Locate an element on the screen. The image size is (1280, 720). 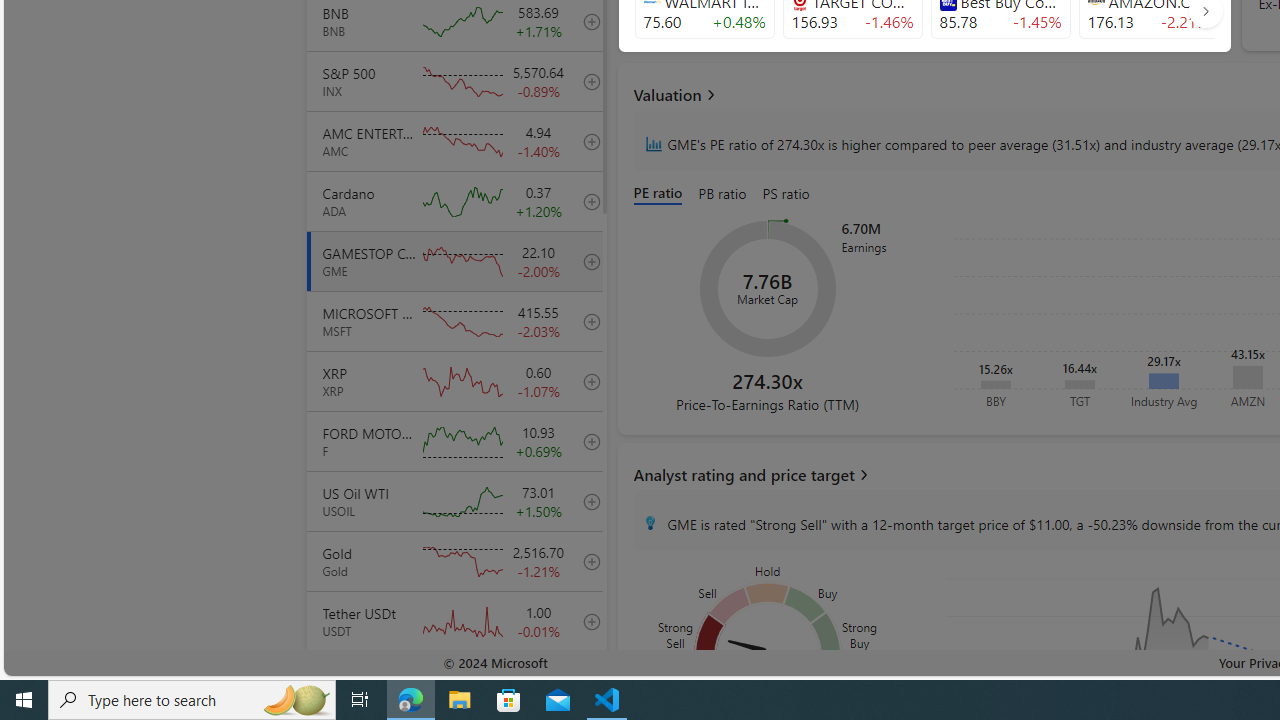
'Class: recharts-surface' is located at coordinates (767, 289).